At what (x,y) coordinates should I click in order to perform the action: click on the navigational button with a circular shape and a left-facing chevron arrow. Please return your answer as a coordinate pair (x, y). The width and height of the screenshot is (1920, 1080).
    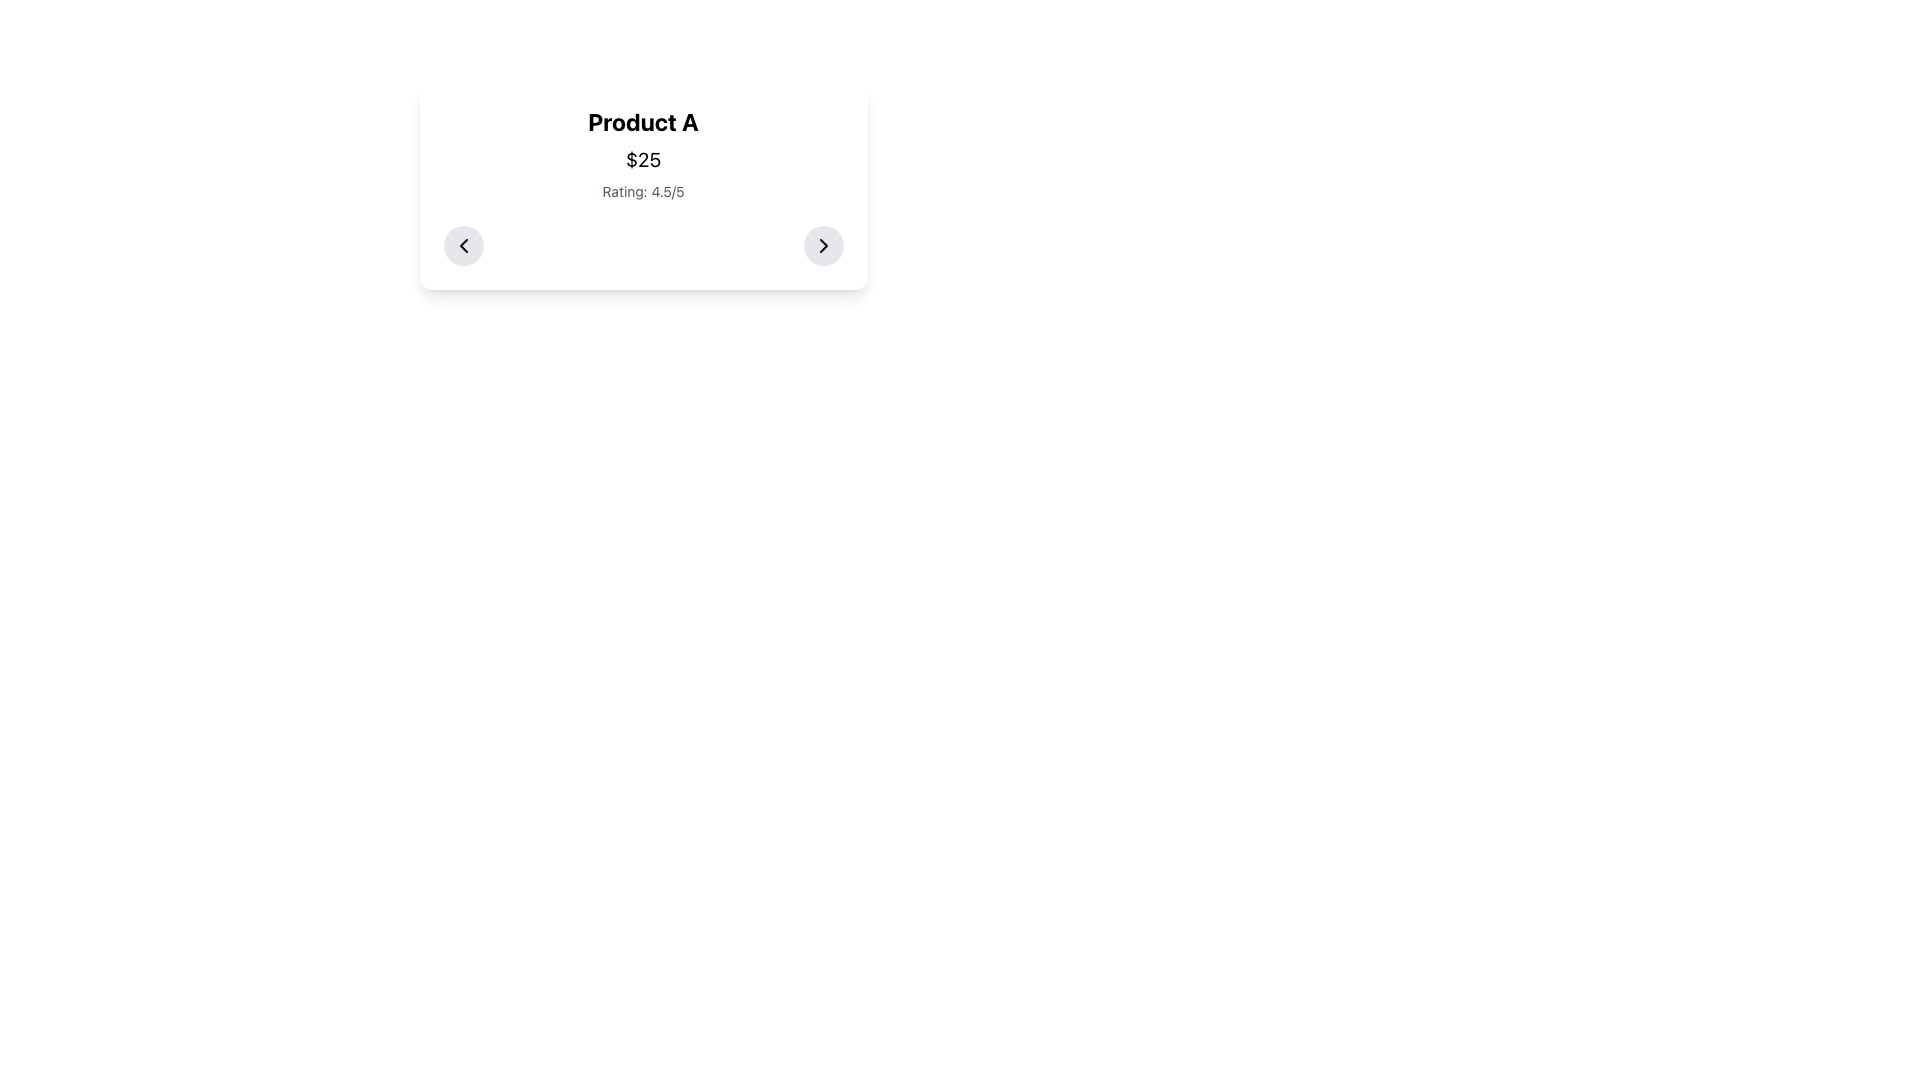
    Looking at the image, I should click on (462, 245).